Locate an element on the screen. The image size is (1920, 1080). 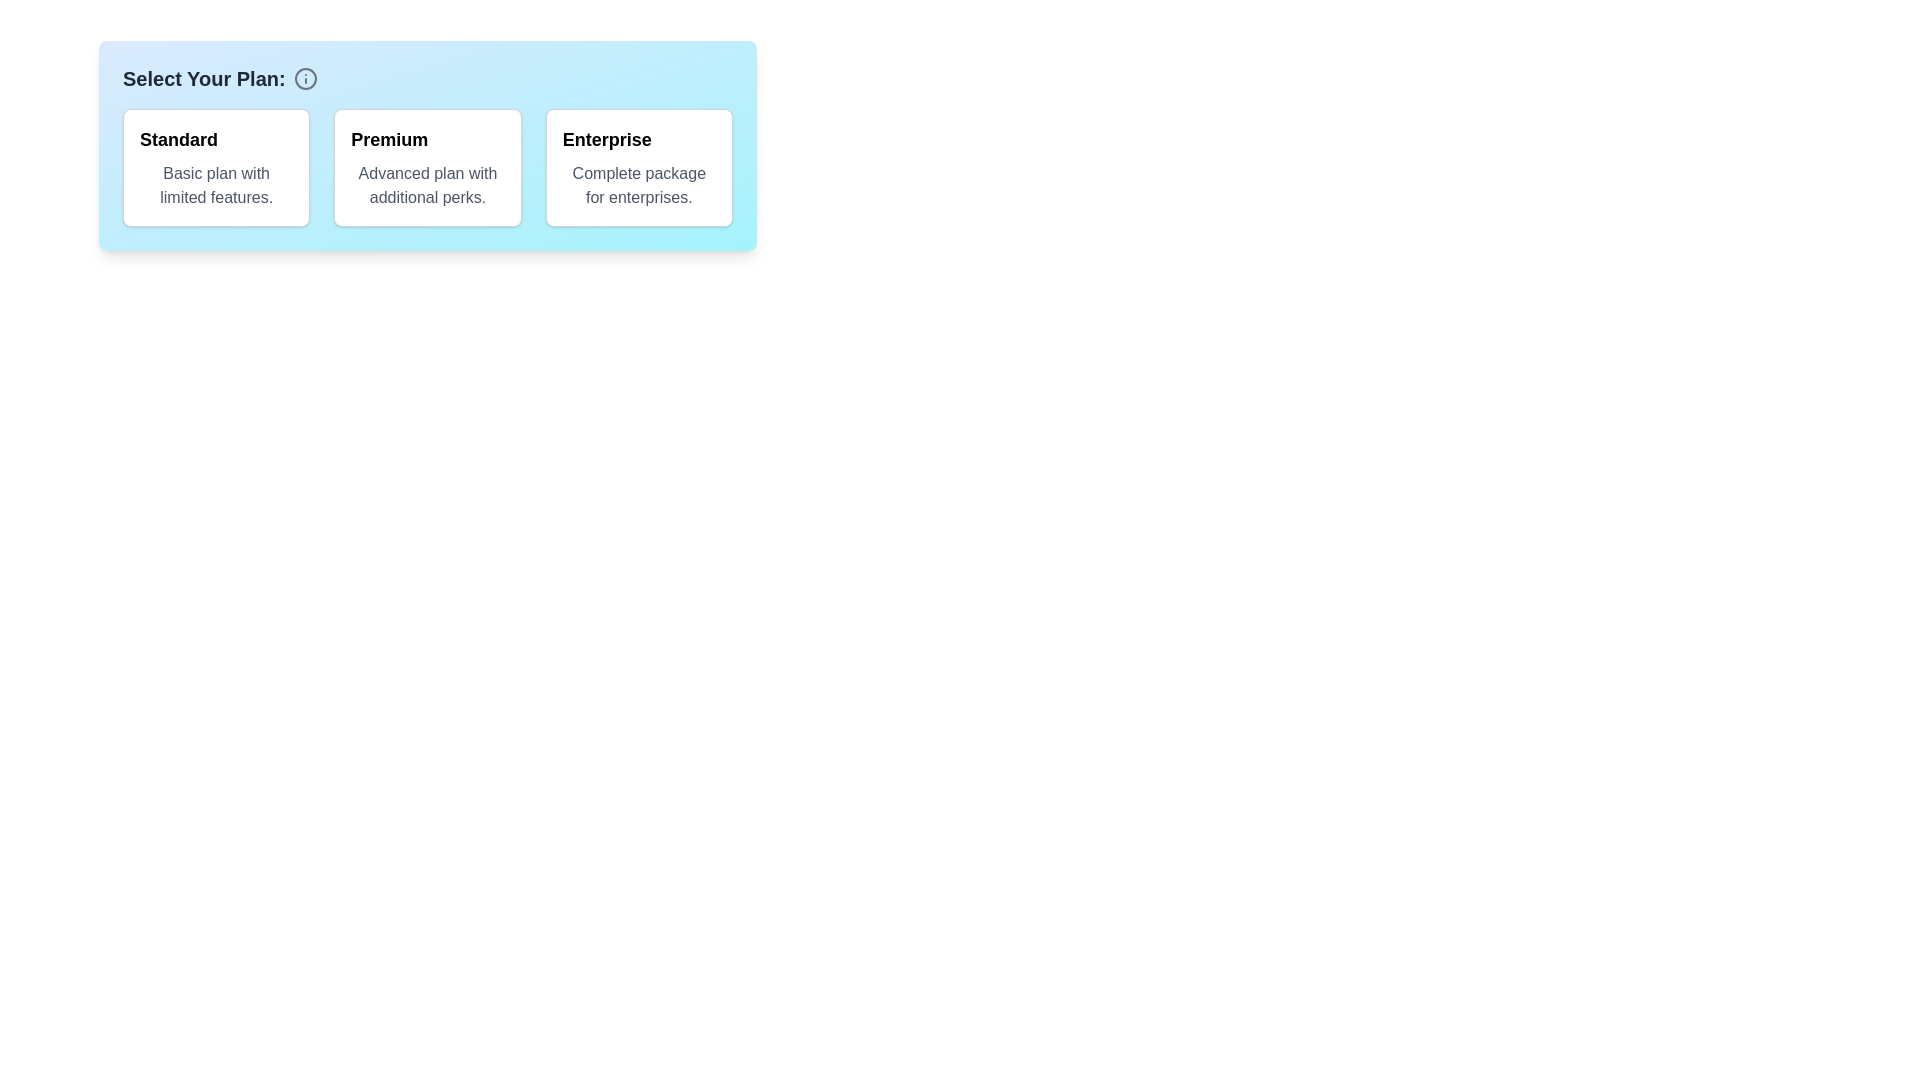
the descriptive text label for the 'Standard' plan, which is located beneath the bold 'Standard' label in the first card of the plans list is located at coordinates (216, 185).